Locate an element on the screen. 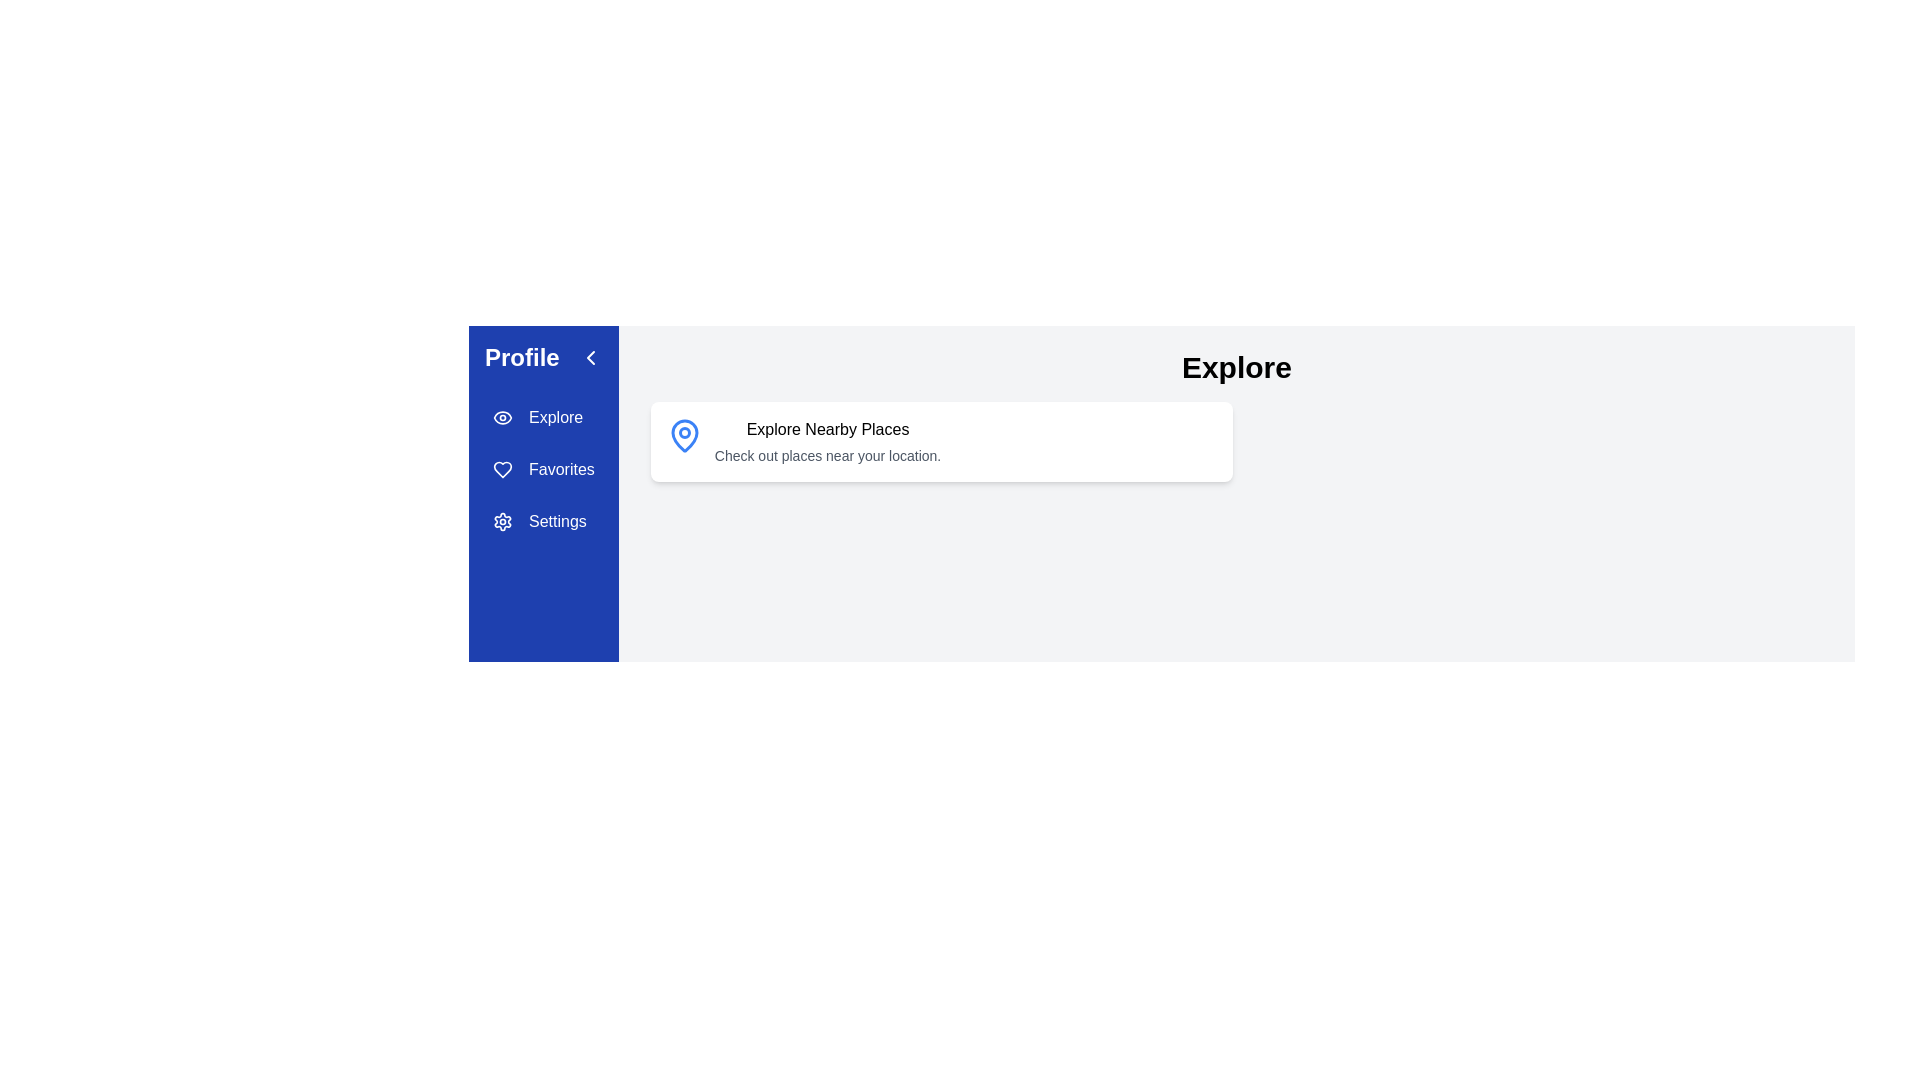 The height and width of the screenshot is (1080, 1920). the 'Settings' button located at the bottom of the vertically stacked menu in the left sidebar, which is the third item following 'Explore' and 'Favorites' is located at coordinates (543, 520).